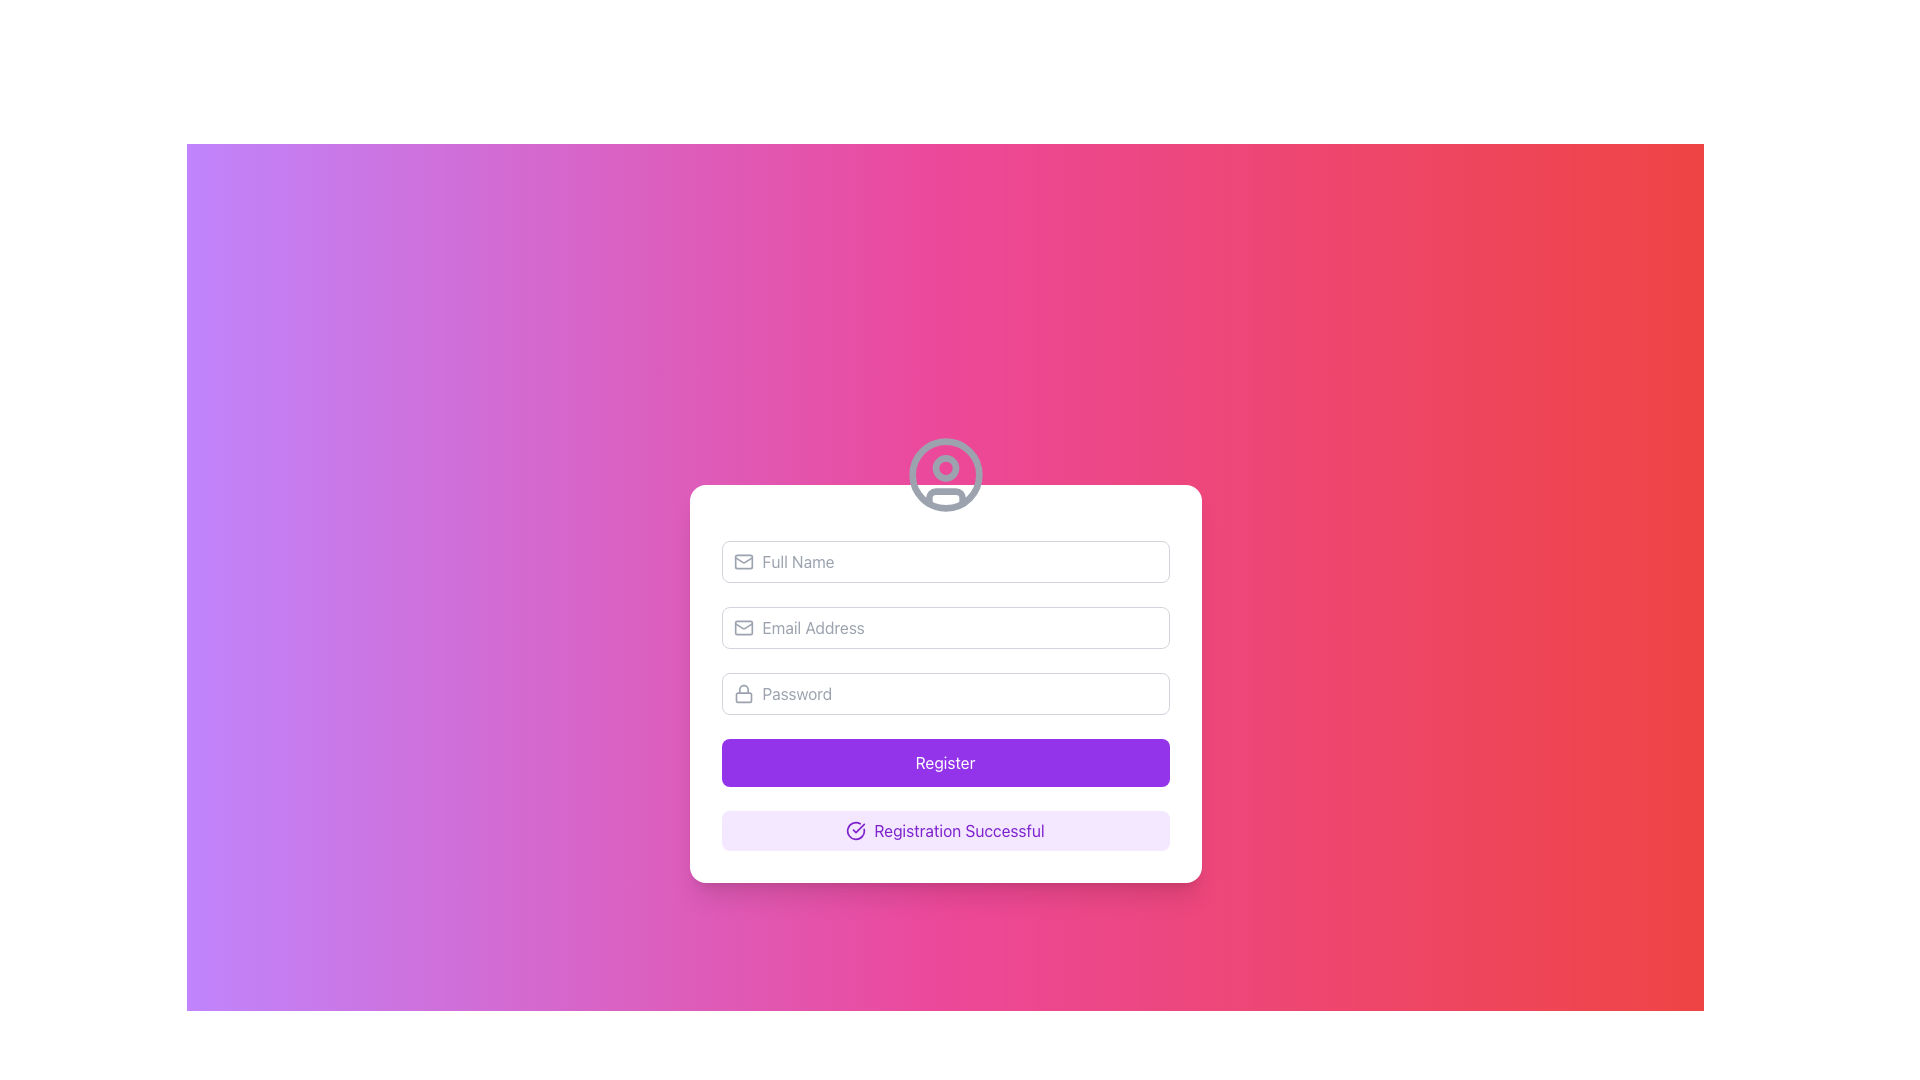 The image size is (1920, 1080). What do you see at coordinates (742, 693) in the screenshot?
I see `the lock icon located at the left edge of the password input field to interact with it` at bounding box center [742, 693].